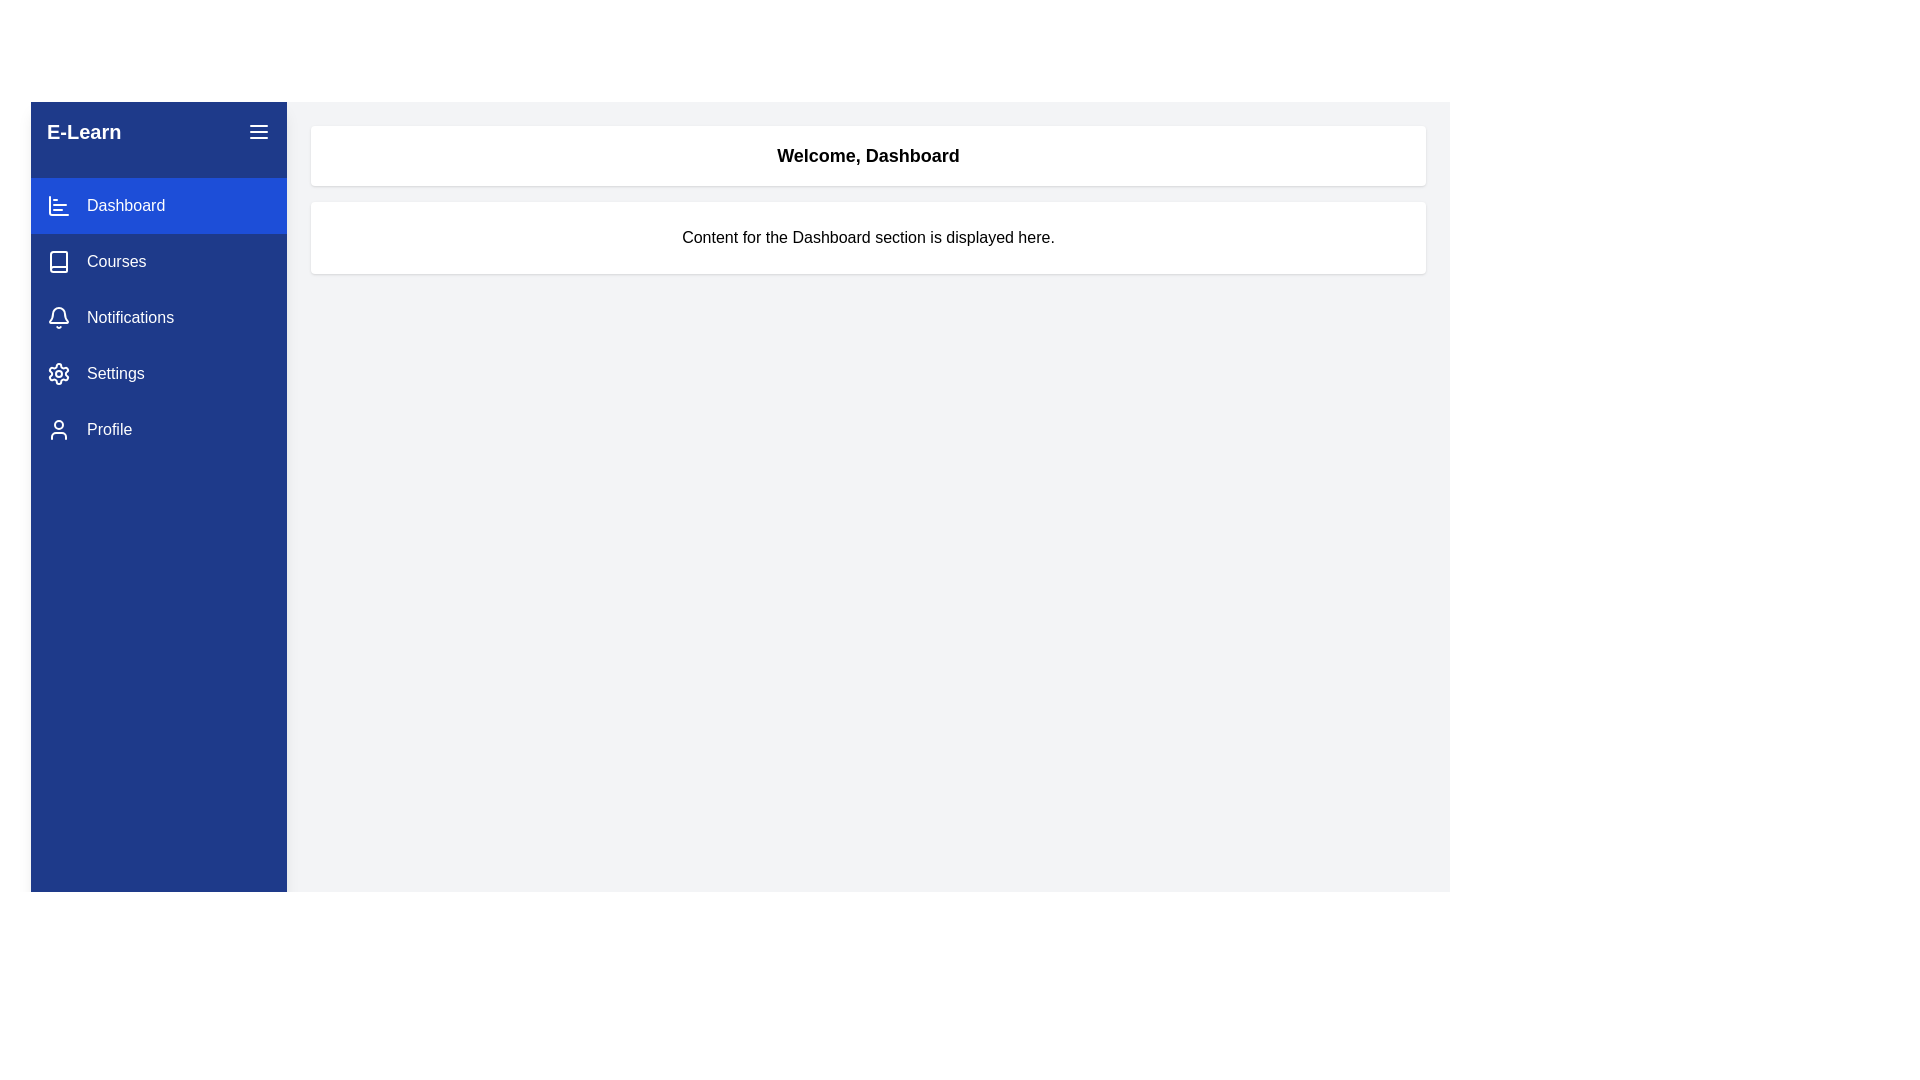 The width and height of the screenshot is (1920, 1080). What do you see at coordinates (157, 131) in the screenshot?
I see `the text label or heading at the top of the blue vertical sidebar on the left, which represents the name of the application or website` at bounding box center [157, 131].